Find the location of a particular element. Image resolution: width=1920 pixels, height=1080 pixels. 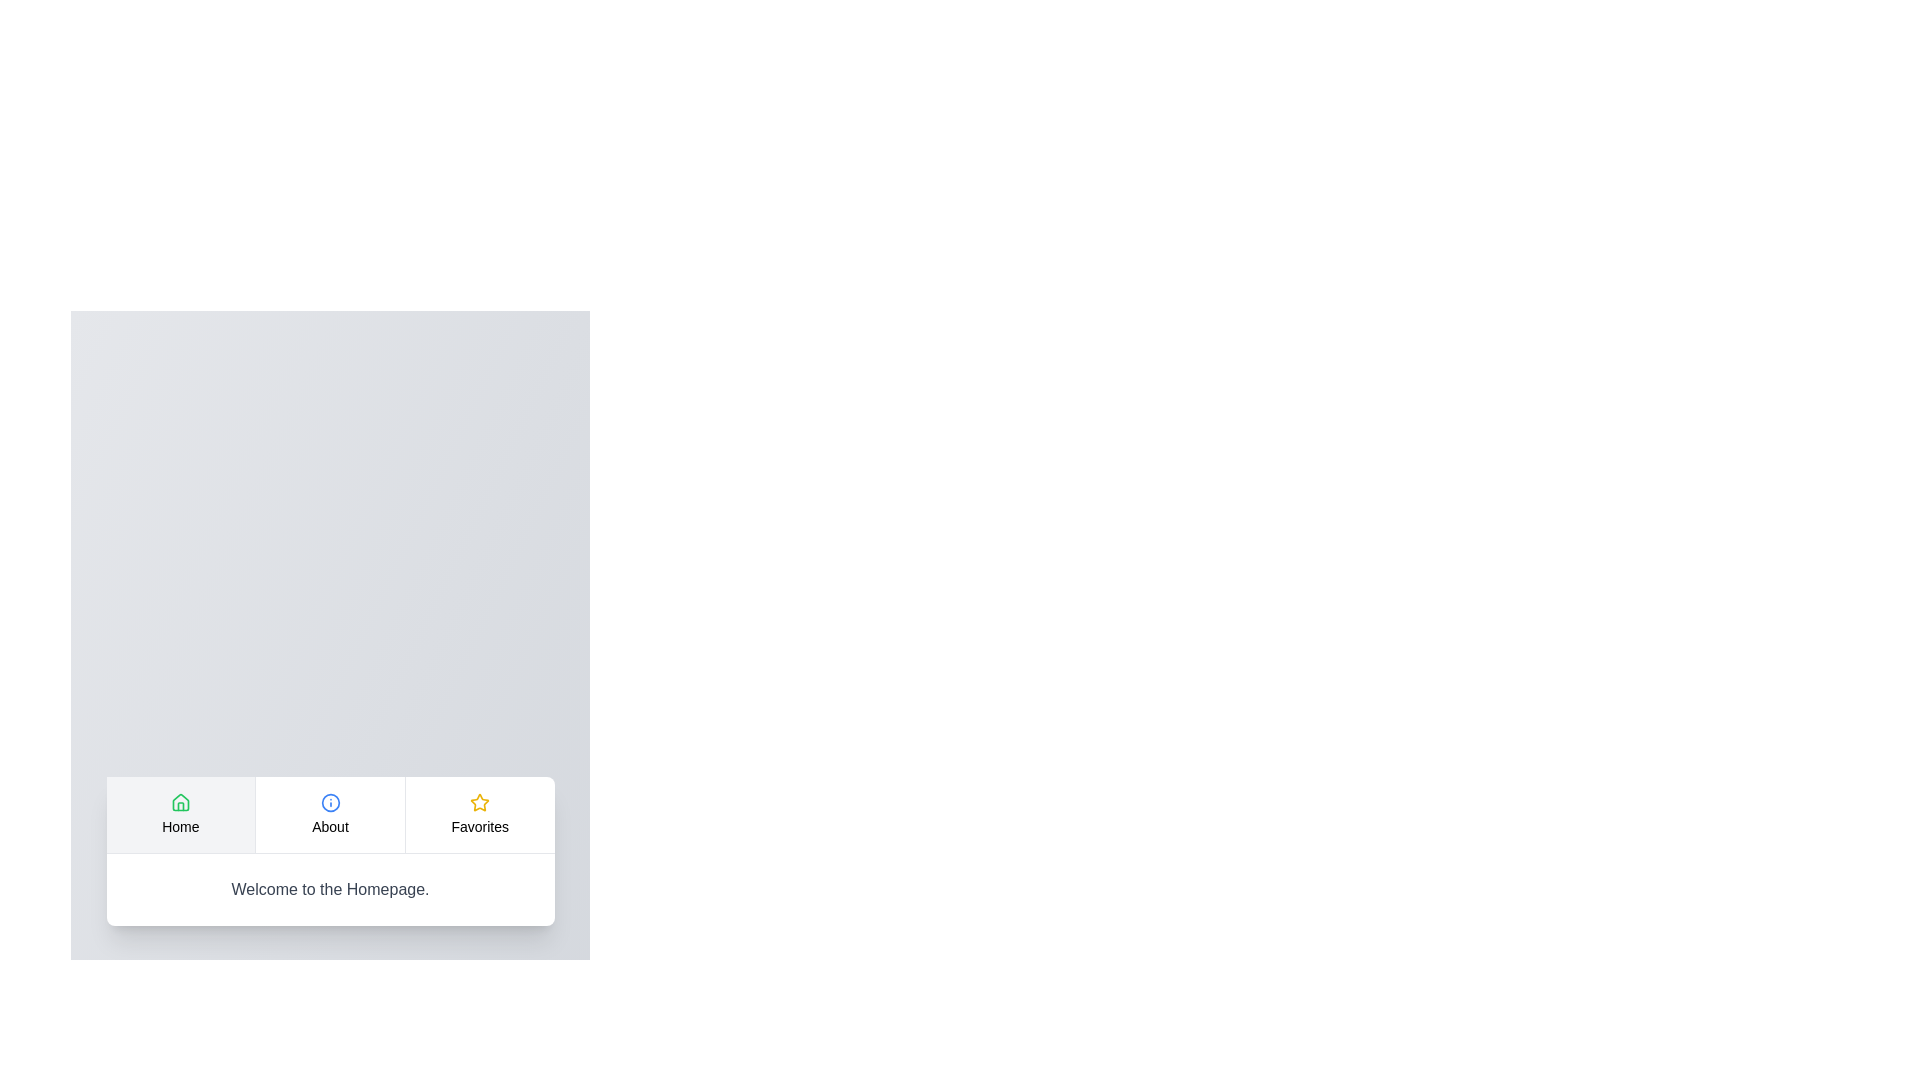

the 'About' tab to select it is located at coordinates (330, 813).